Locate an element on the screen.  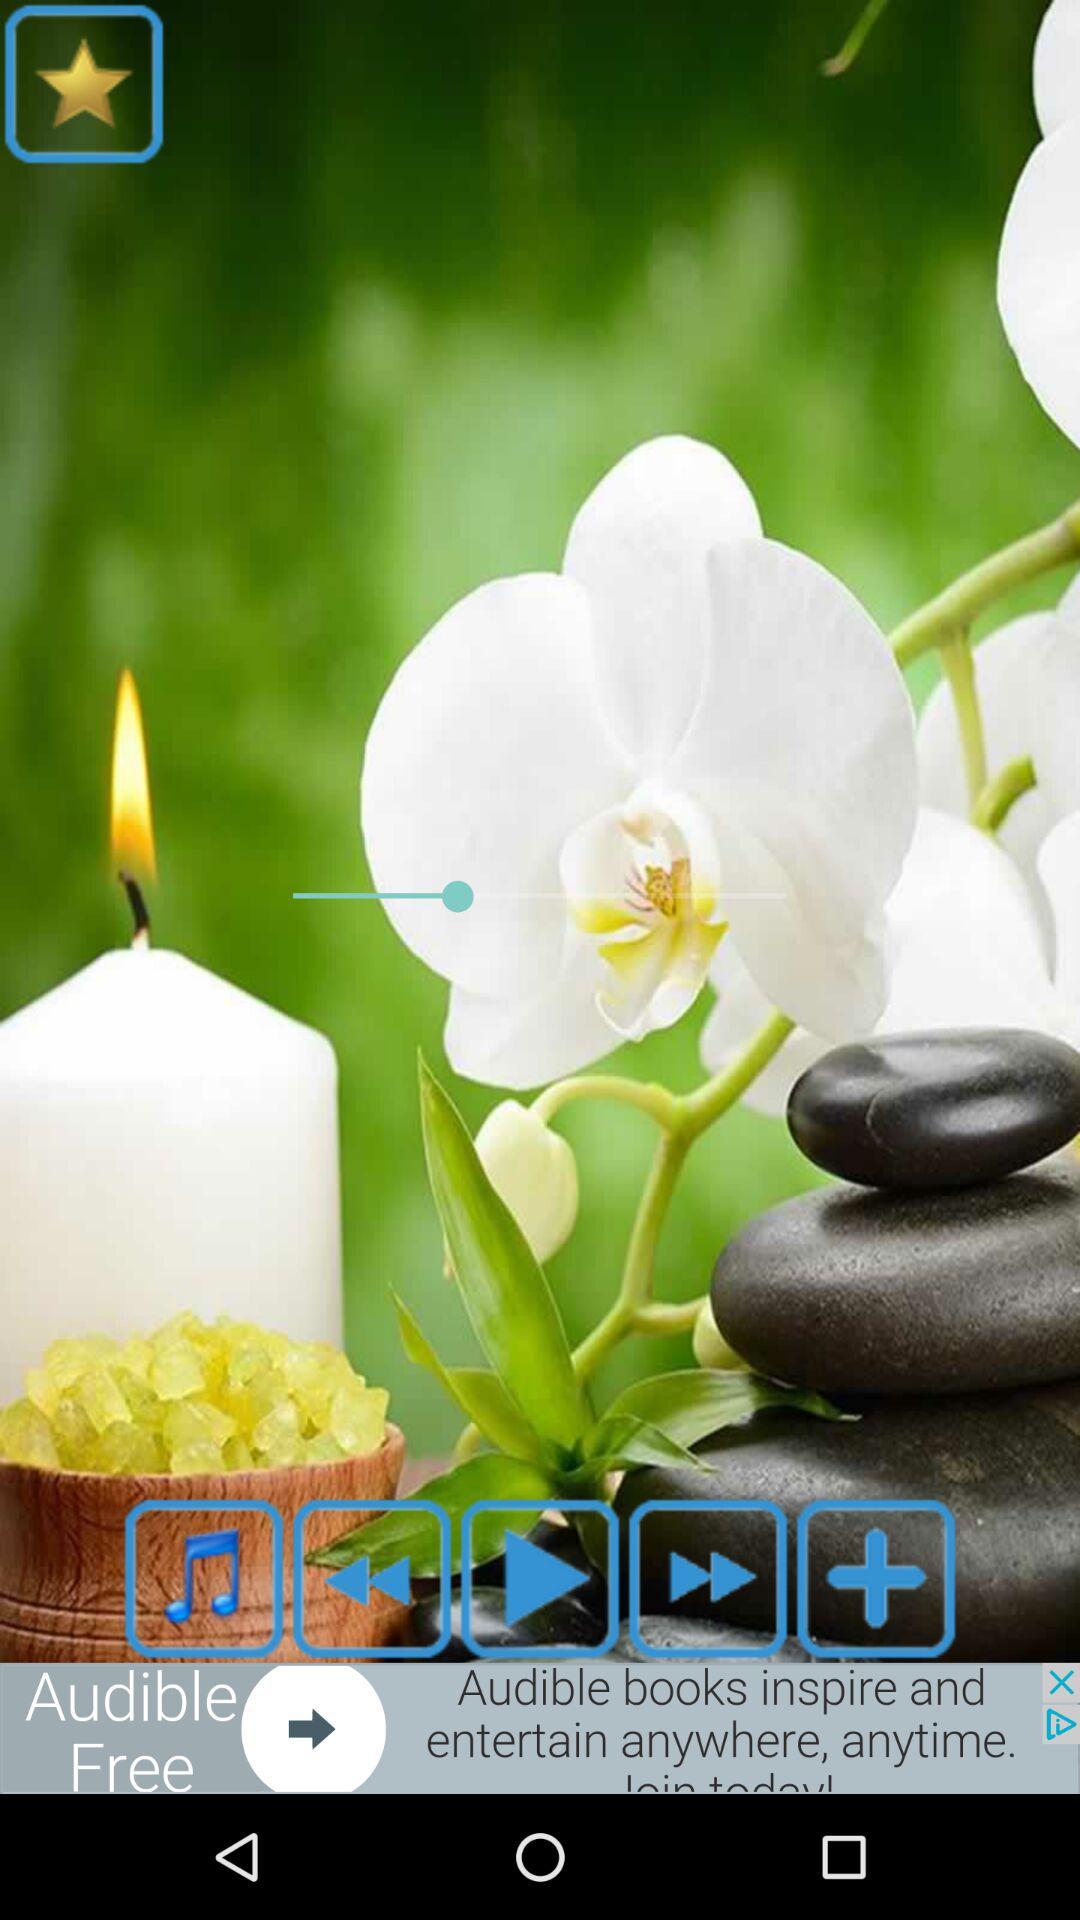
to playlist is located at coordinates (874, 1577).